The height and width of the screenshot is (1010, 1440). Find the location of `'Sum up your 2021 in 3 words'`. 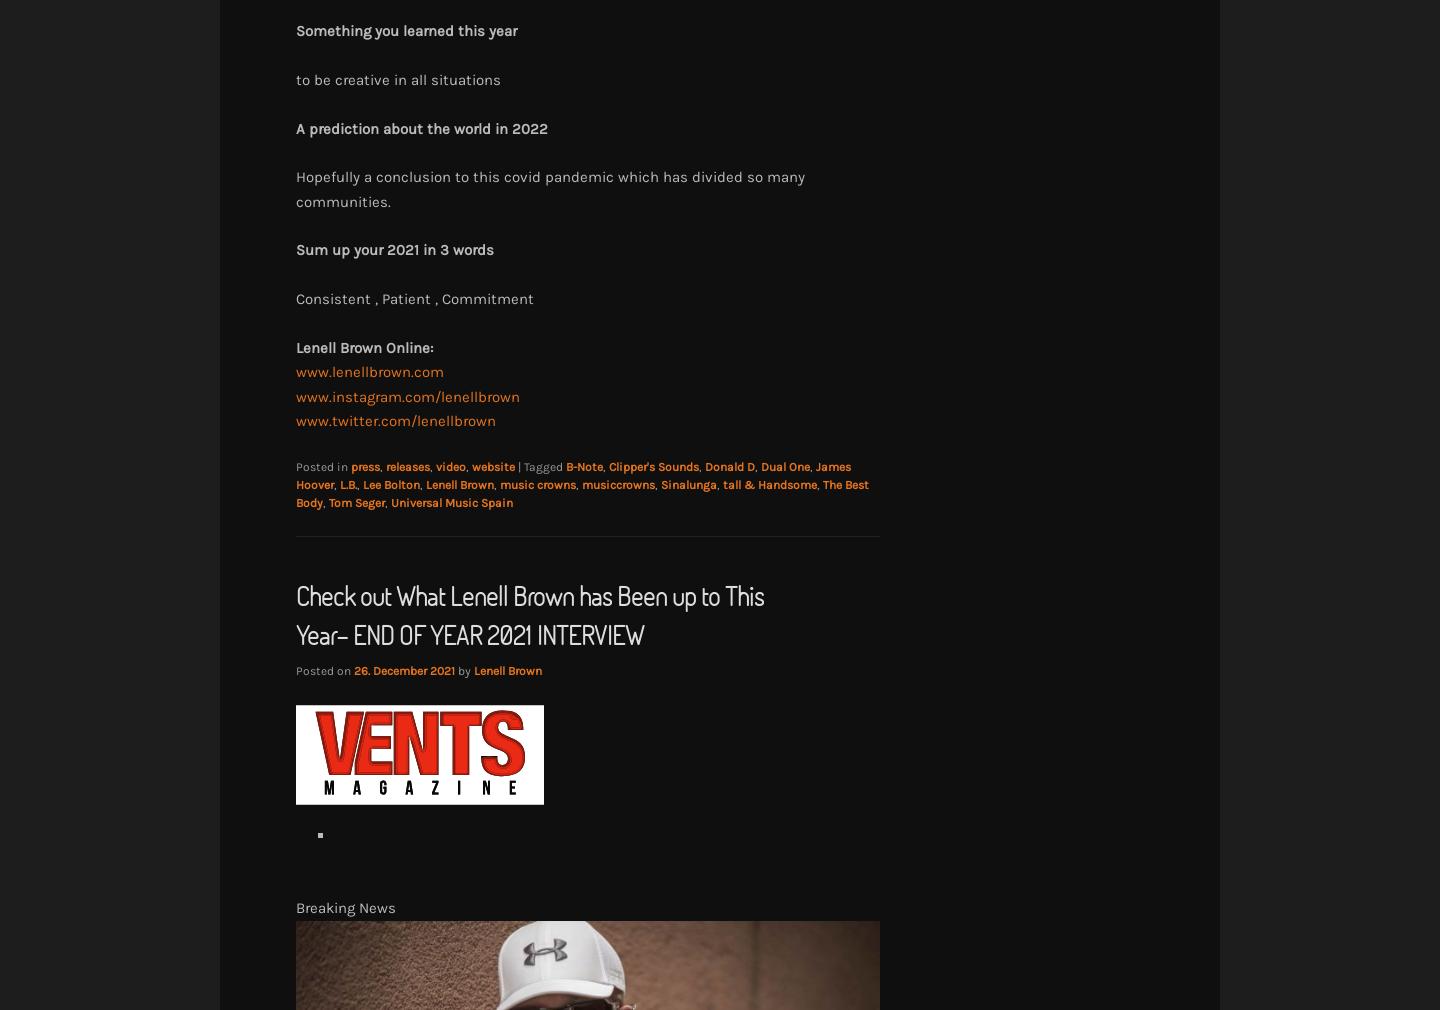

'Sum up your 2021 in 3 words' is located at coordinates (393, 248).